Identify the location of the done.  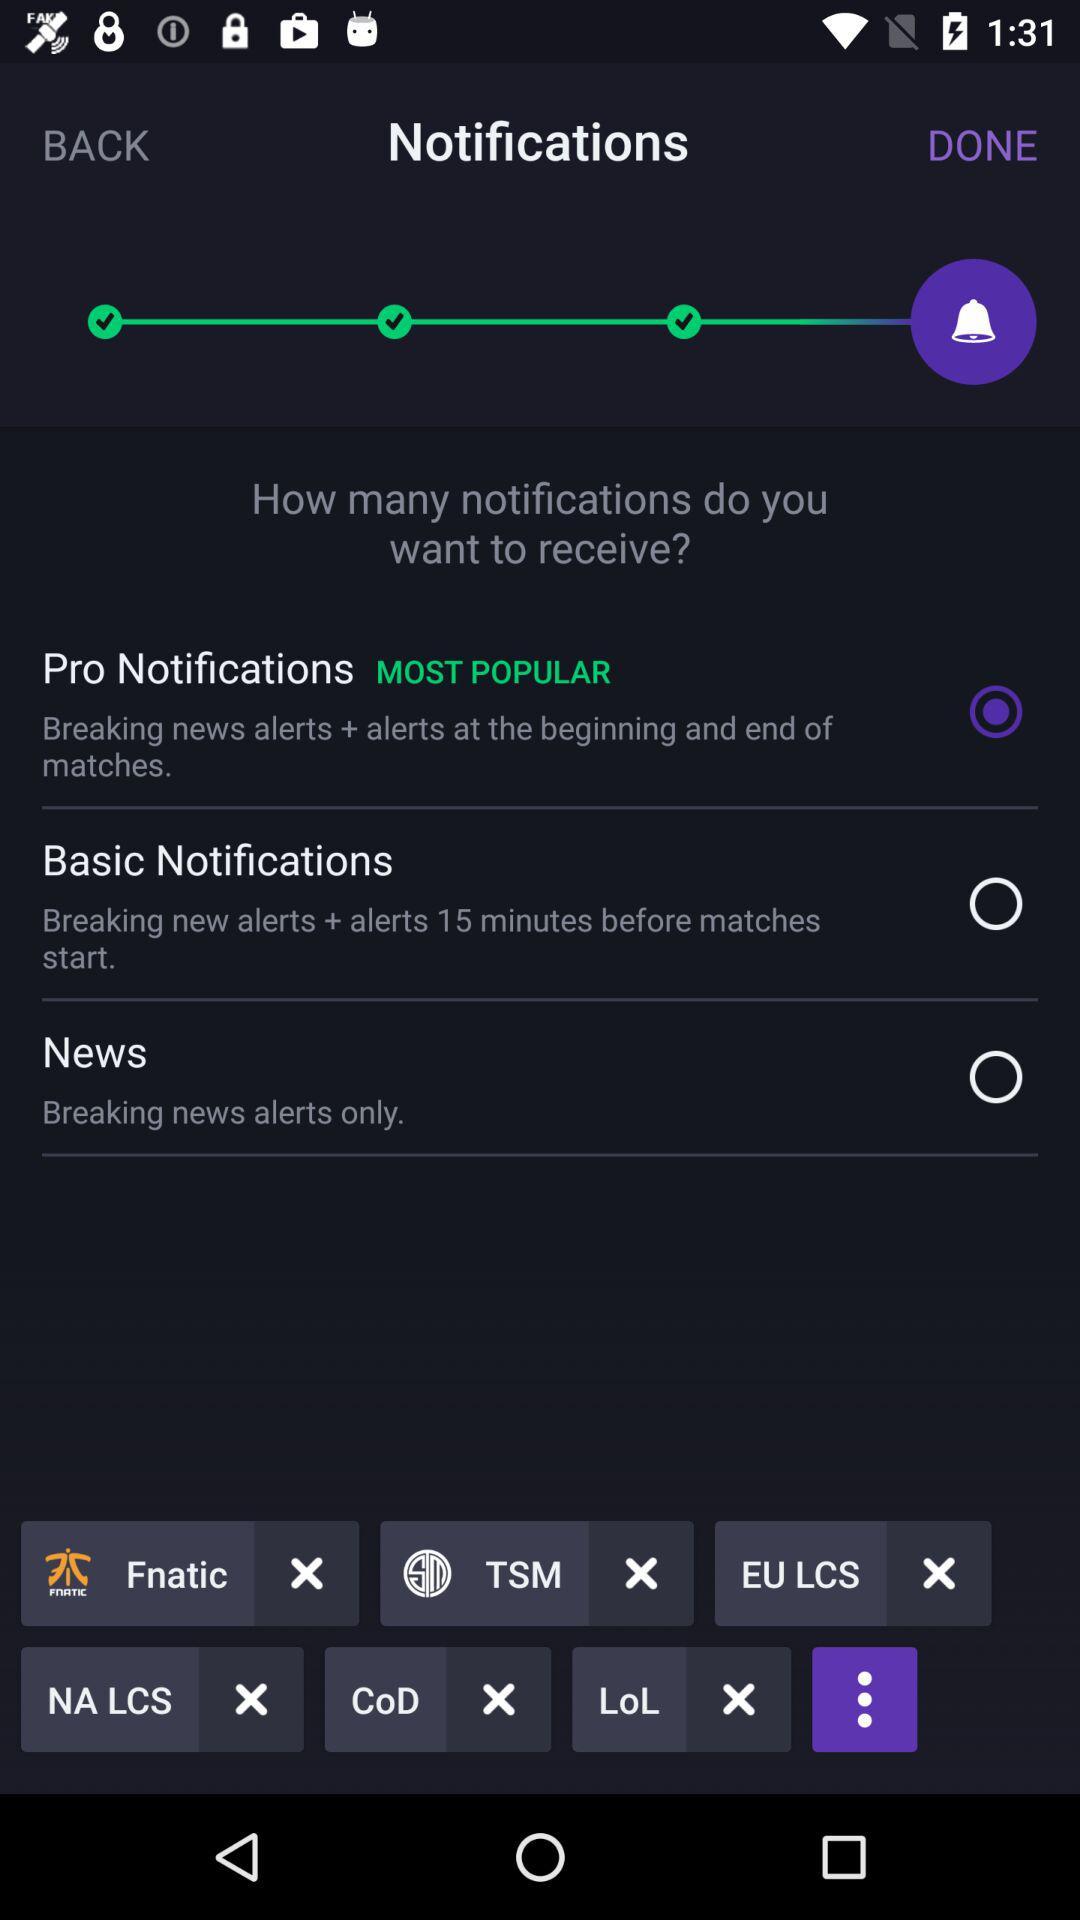
(981, 143).